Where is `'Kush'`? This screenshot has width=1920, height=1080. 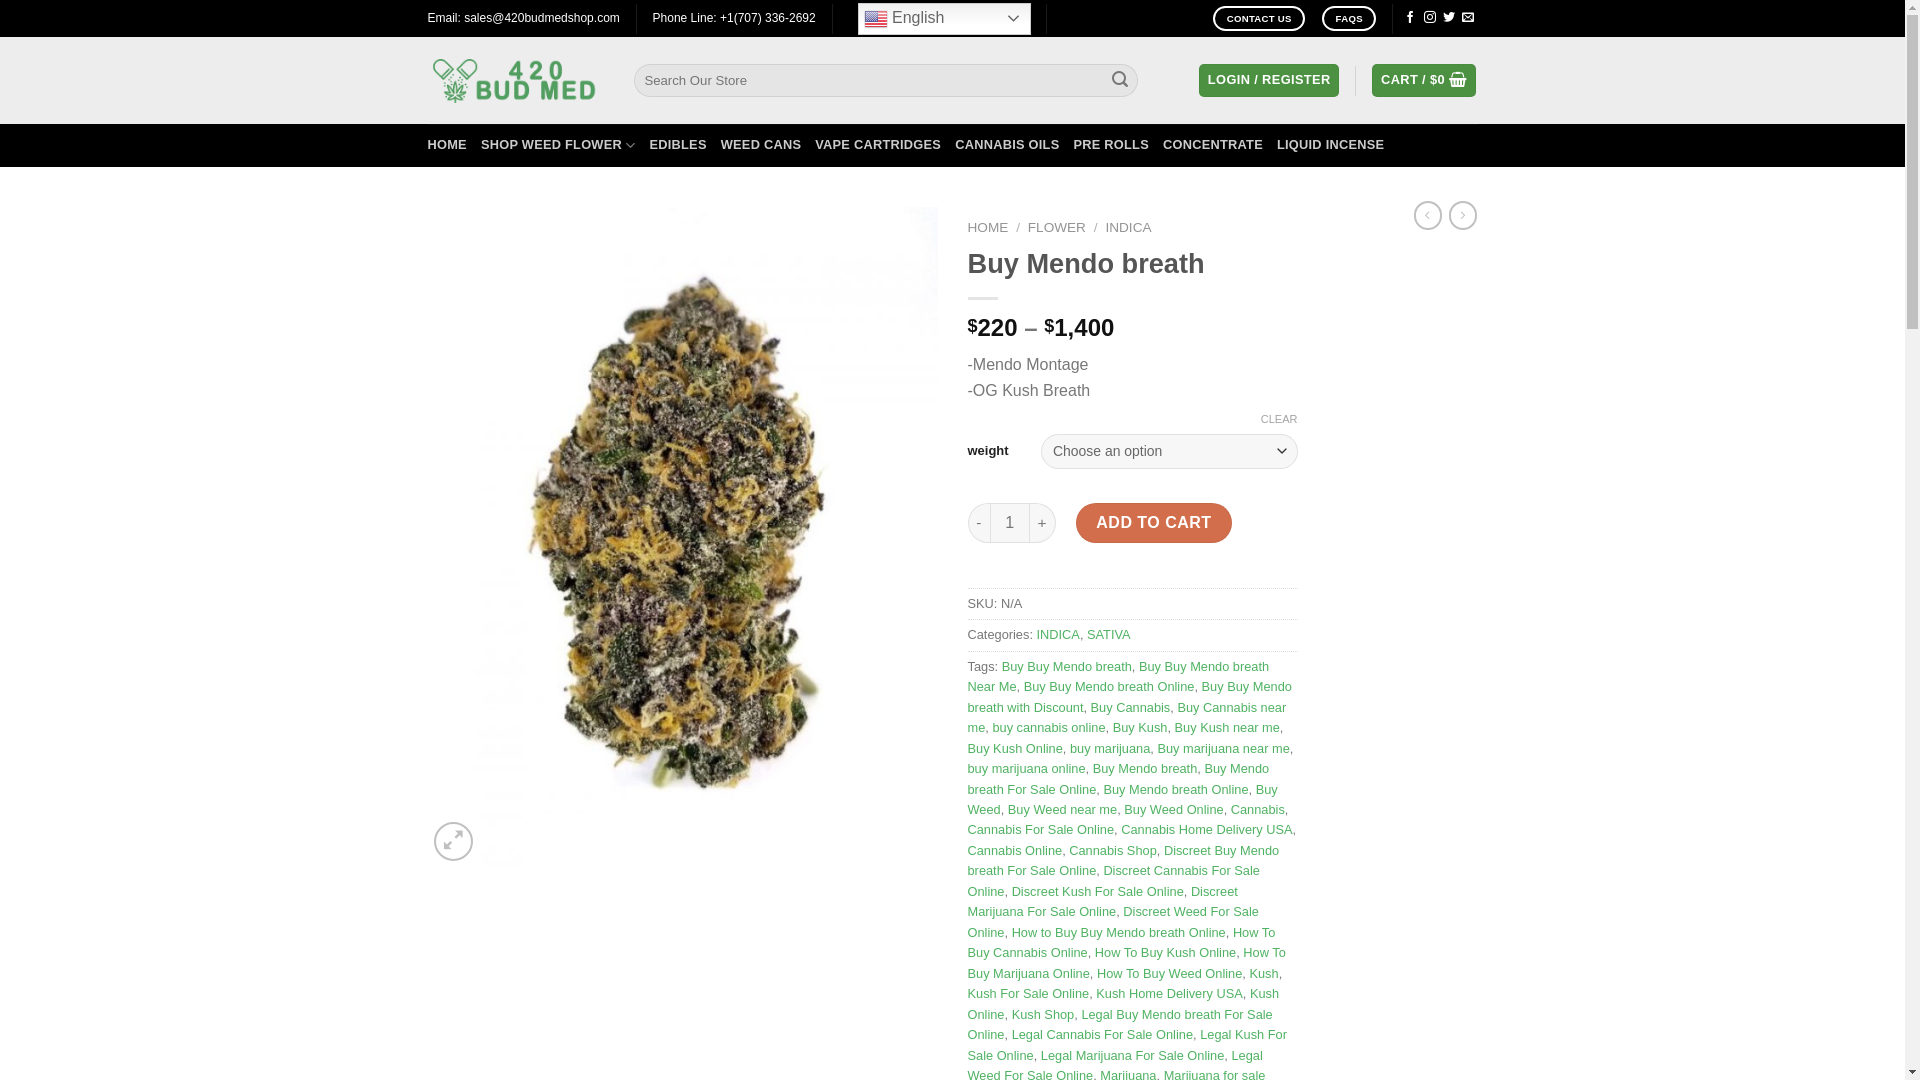 'Kush' is located at coordinates (1262, 972).